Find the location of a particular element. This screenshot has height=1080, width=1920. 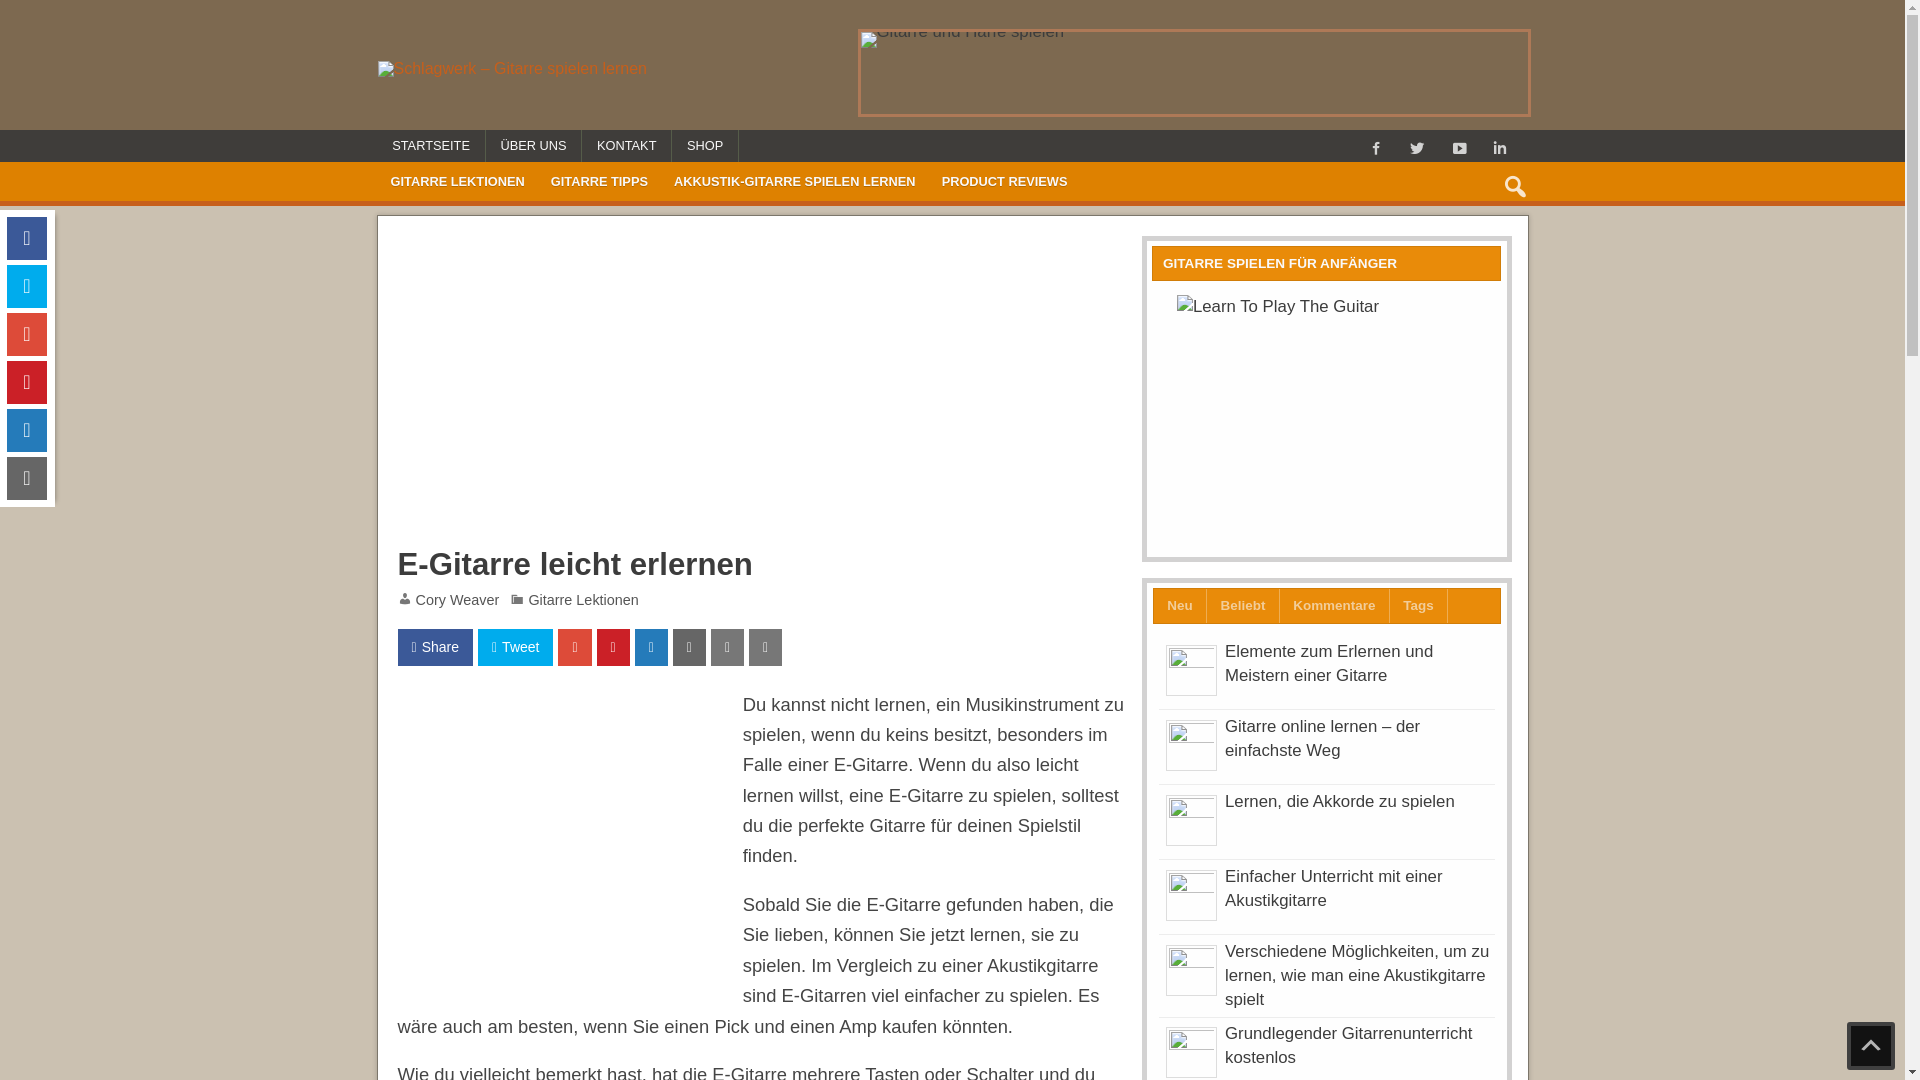

'GITARRE LEKTIONEN' is located at coordinates (378, 181).